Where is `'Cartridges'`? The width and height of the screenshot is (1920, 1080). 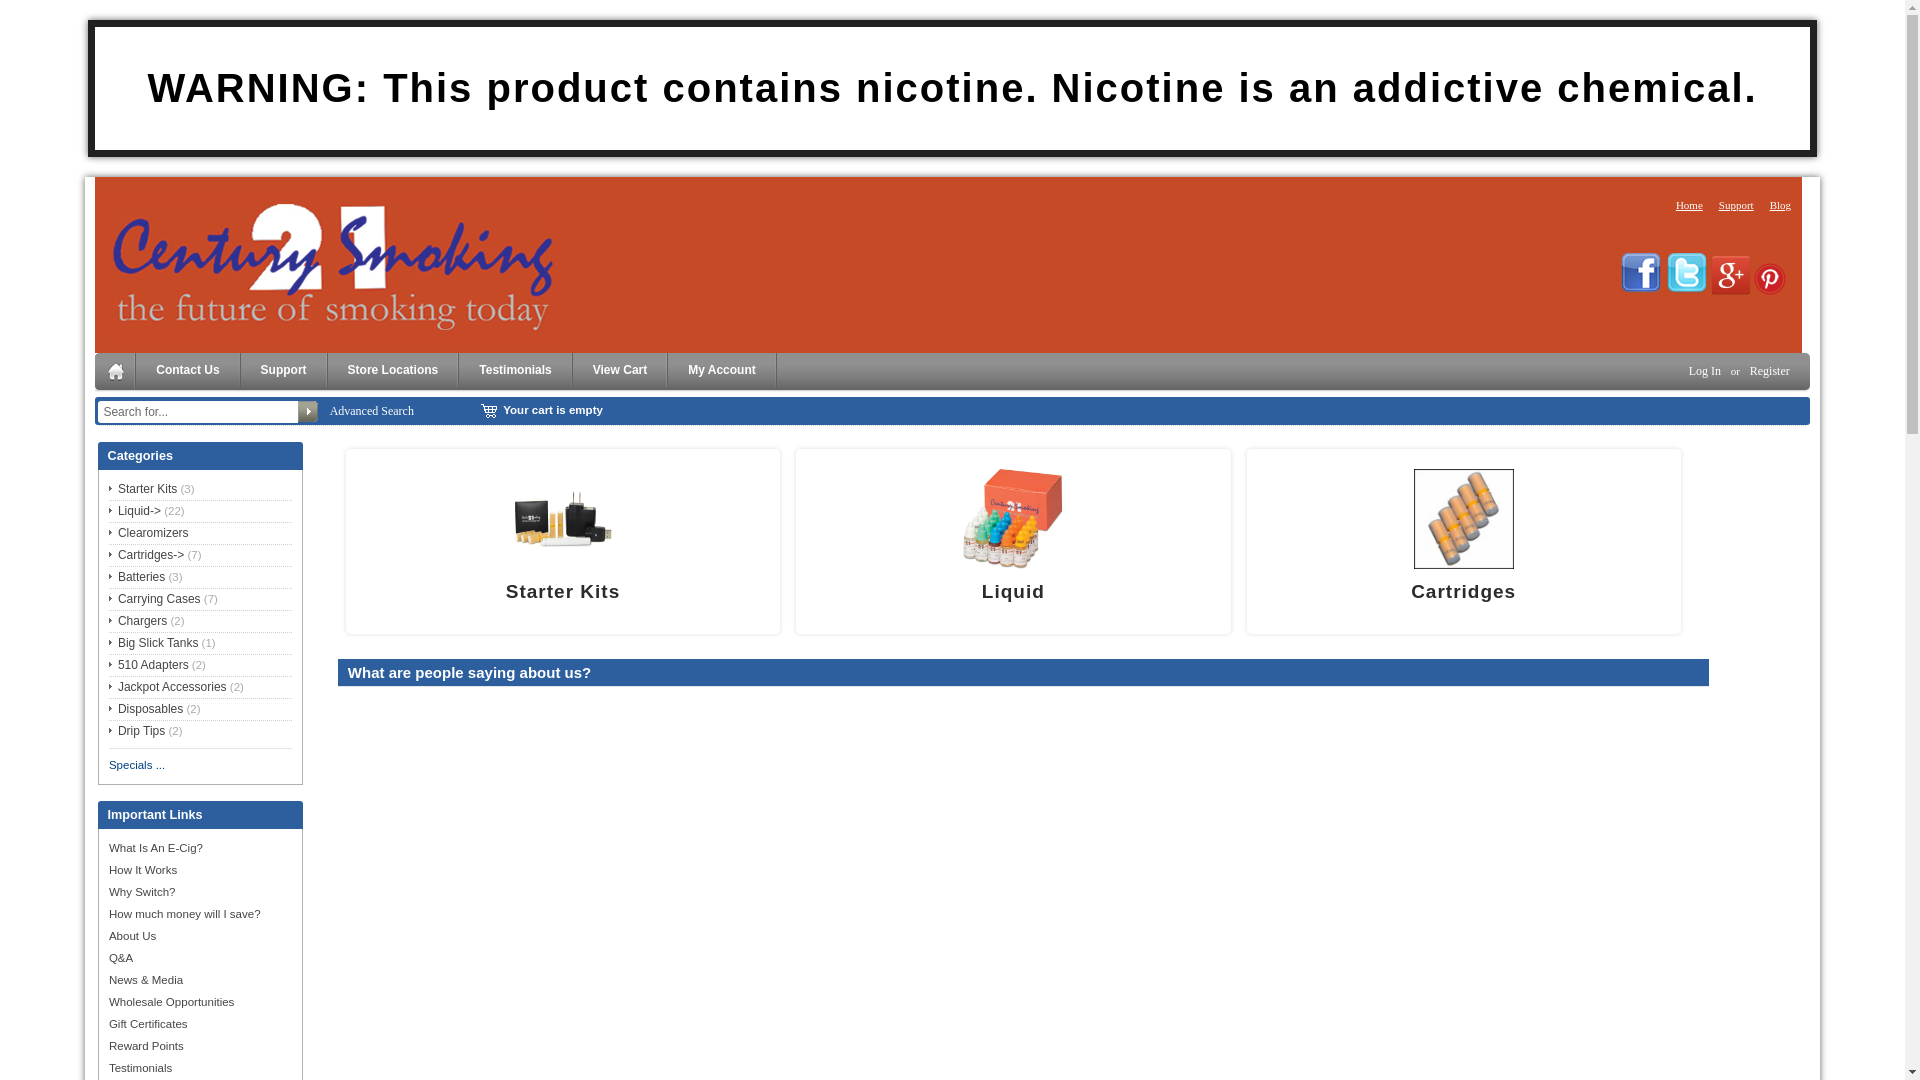
'Cartridges' is located at coordinates (1410, 590).